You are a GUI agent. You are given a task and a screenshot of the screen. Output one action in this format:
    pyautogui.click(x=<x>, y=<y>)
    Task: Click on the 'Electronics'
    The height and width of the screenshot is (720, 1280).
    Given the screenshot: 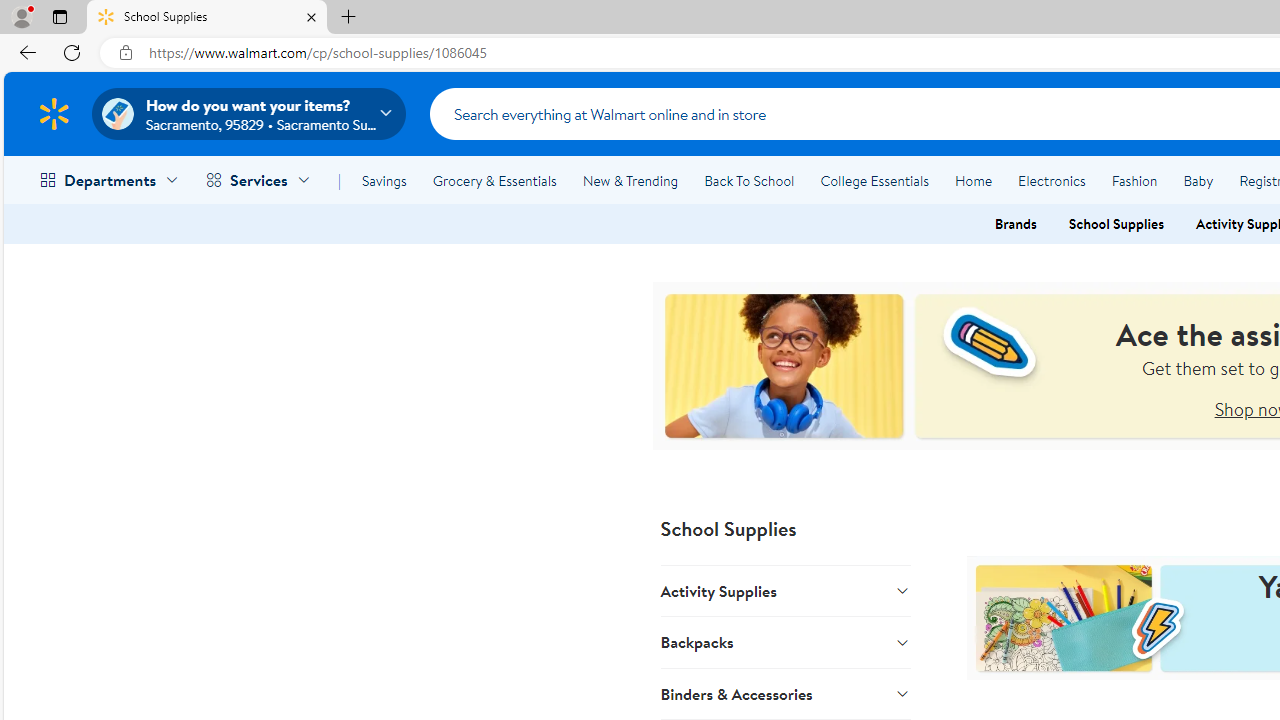 What is the action you would take?
    pyautogui.click(x=1050, y=181)
    